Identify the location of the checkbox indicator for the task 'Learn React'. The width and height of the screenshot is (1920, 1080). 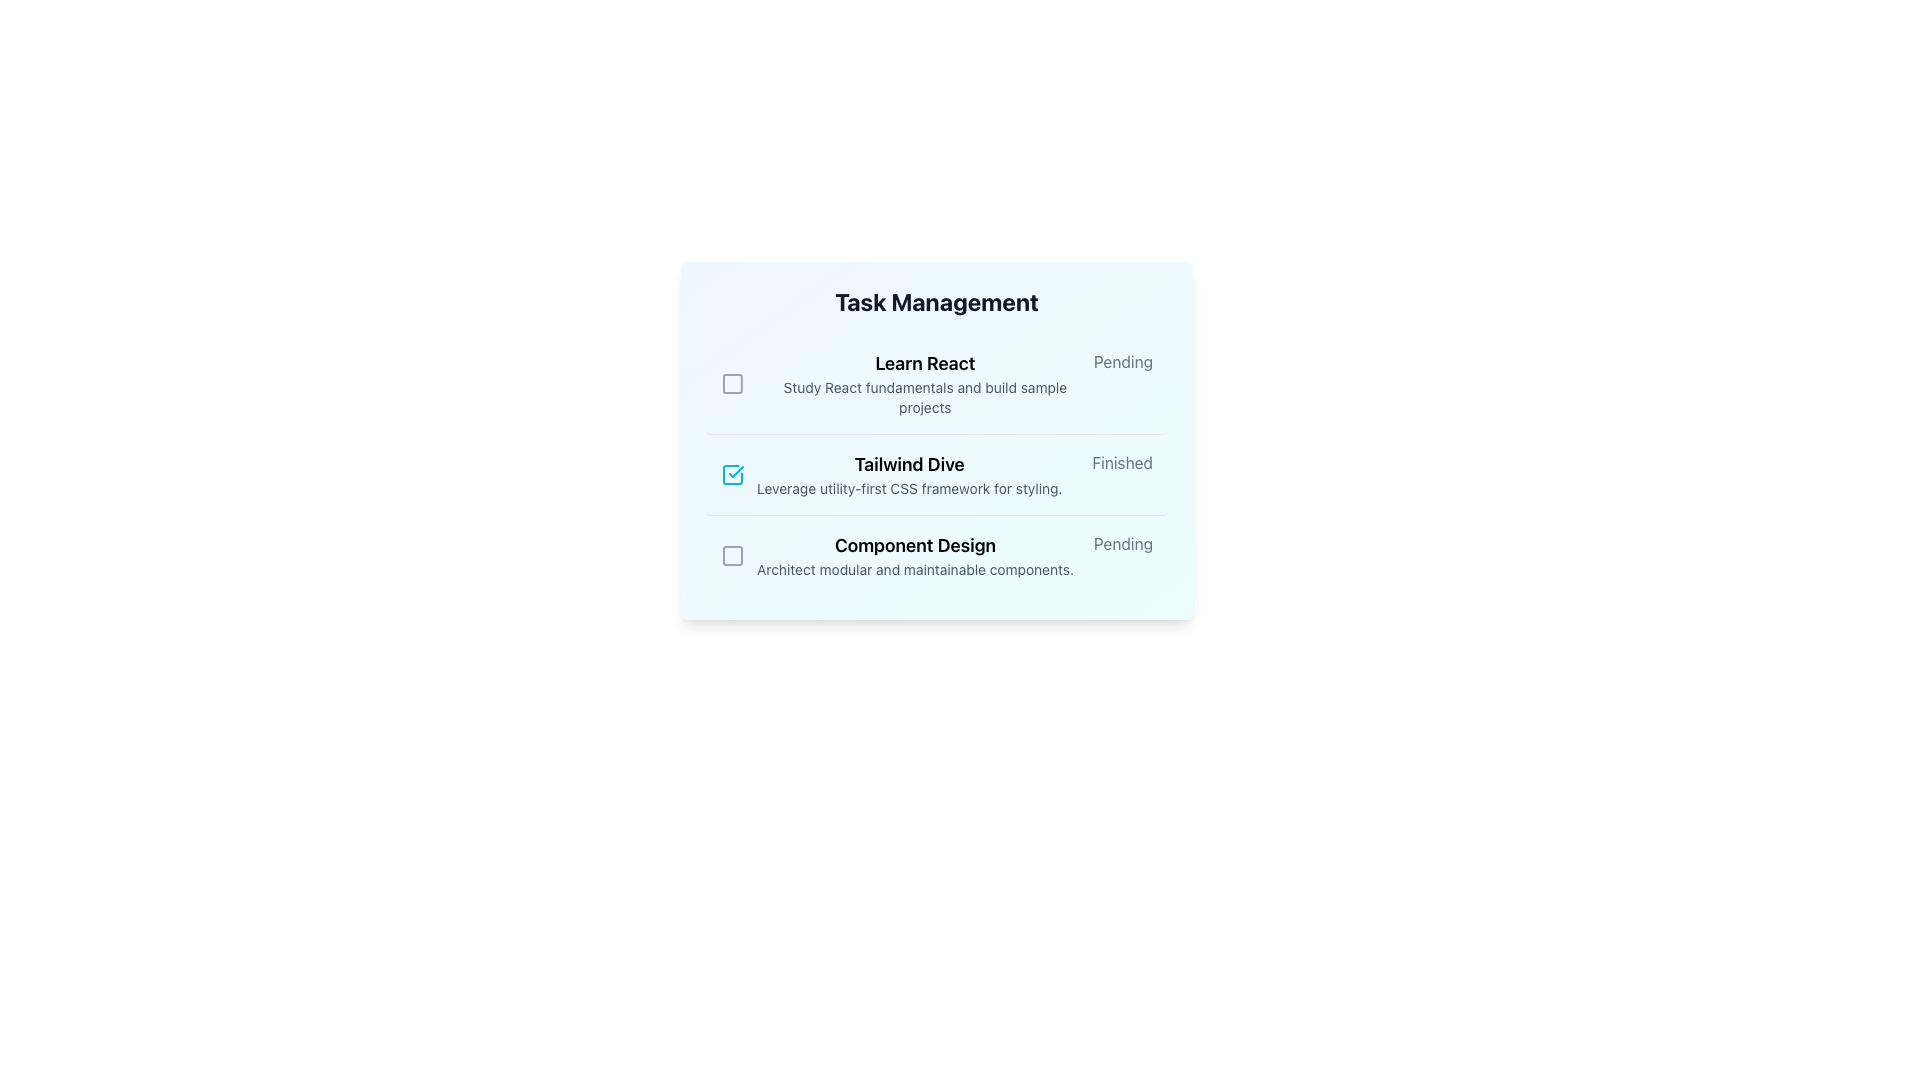
(731, 384).